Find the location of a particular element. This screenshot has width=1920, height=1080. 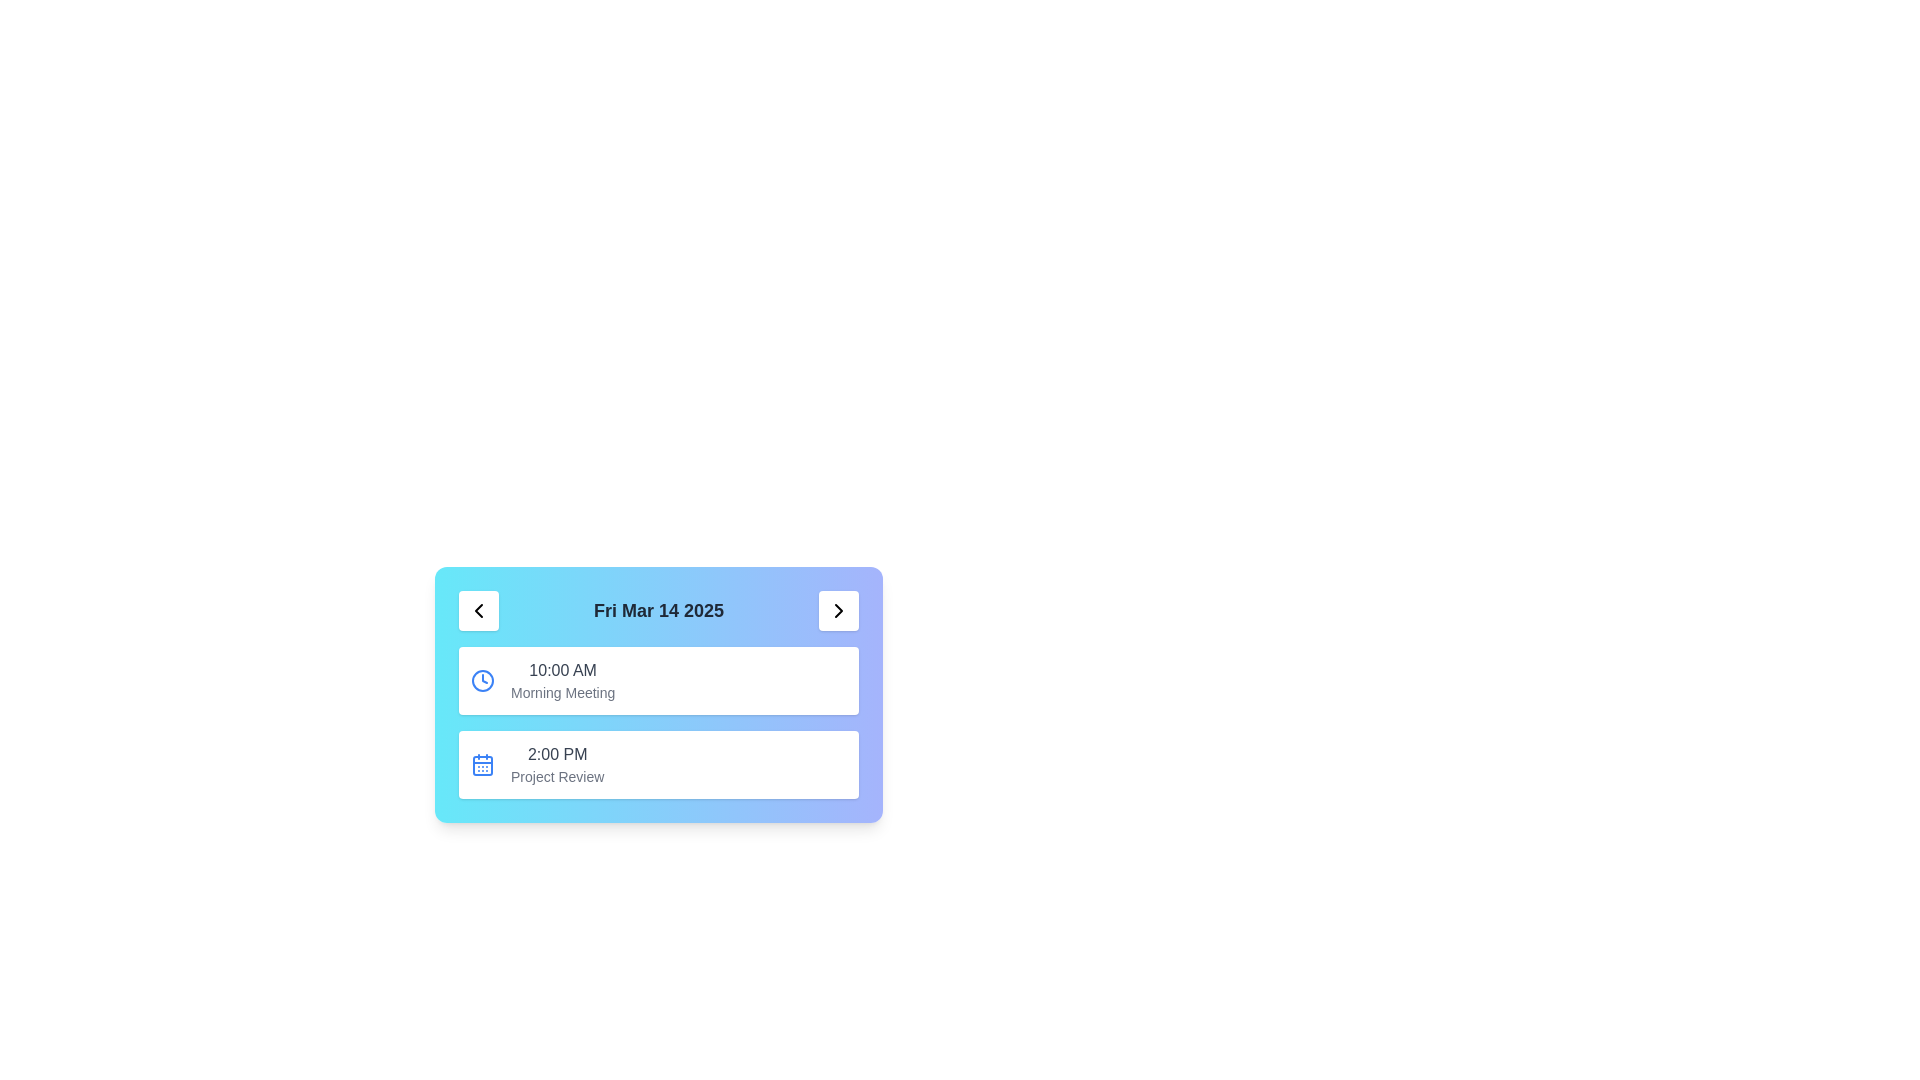

the chevron icon located at the top-right corner of the date-display card showing 'Fri Mar 14 2025' is located at coordinates (839, 609).